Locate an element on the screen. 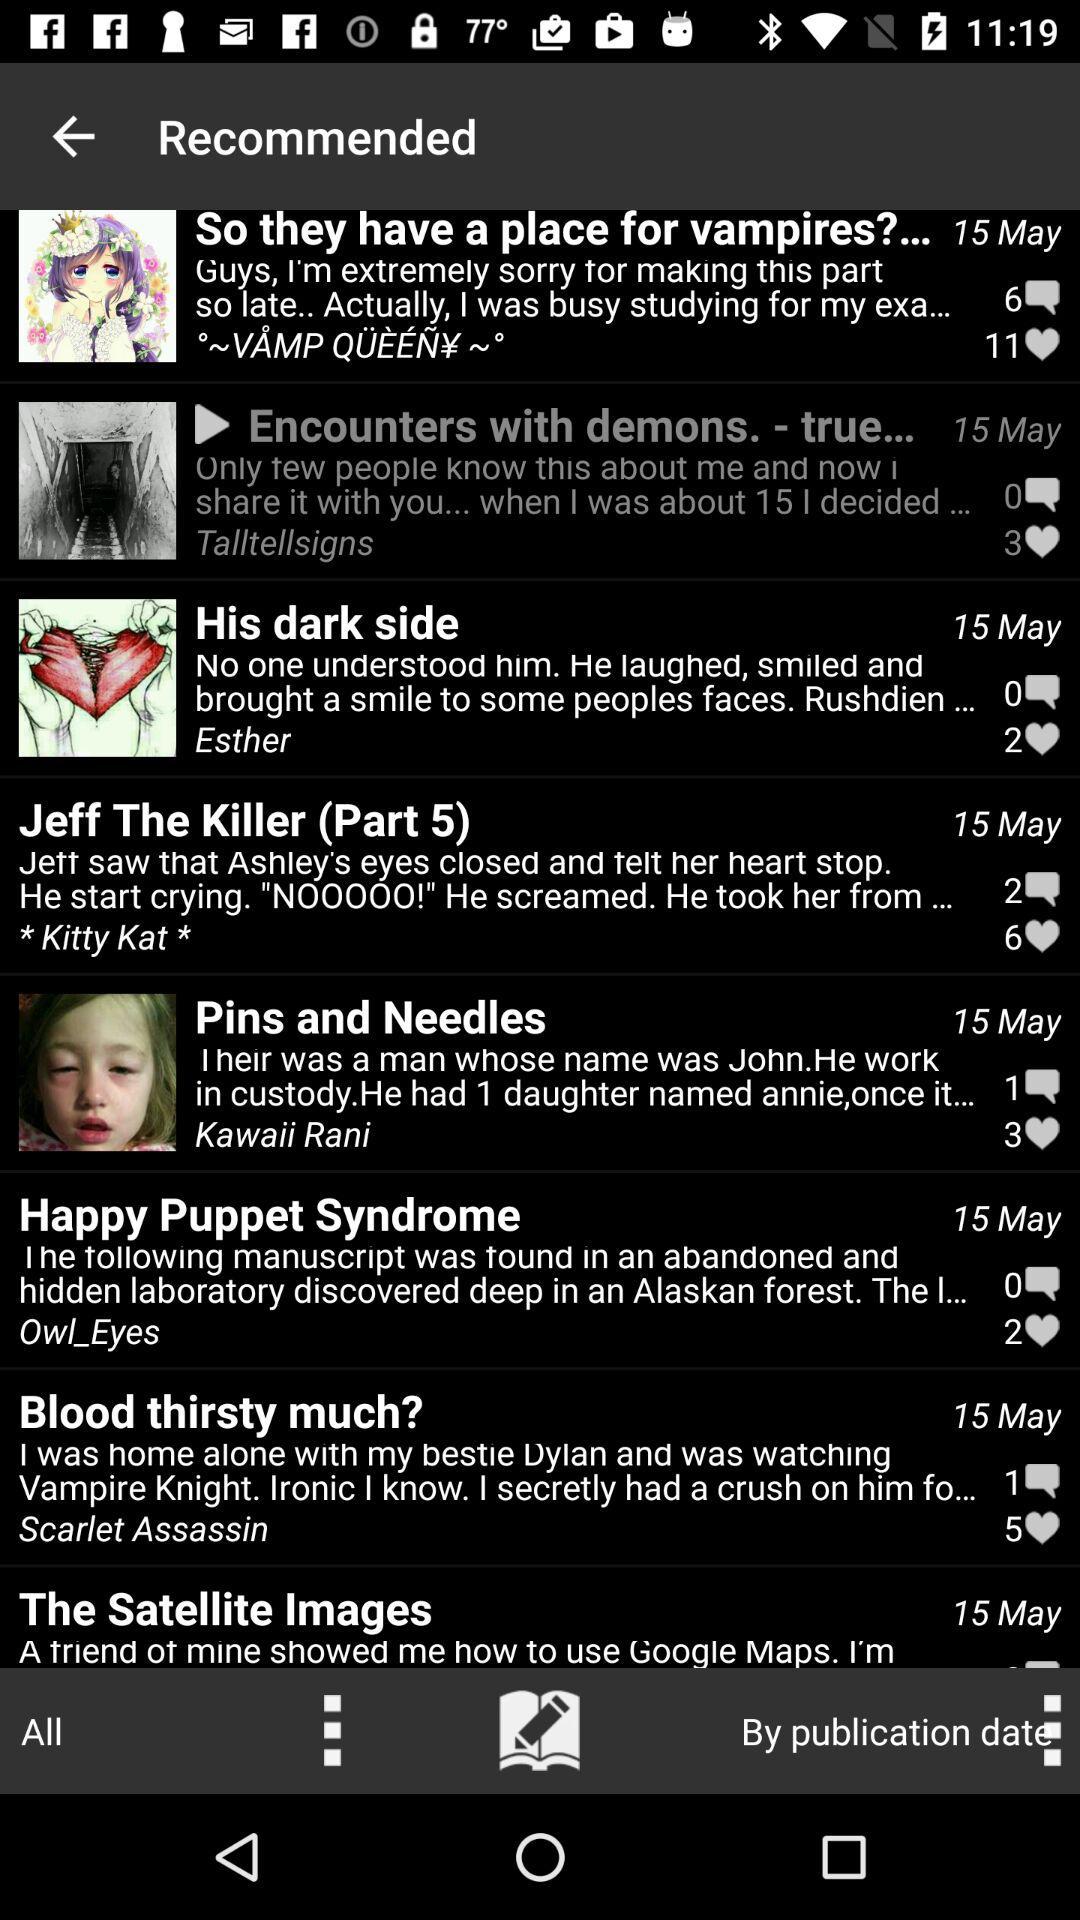 The width and height of the screenshot is (1080, 1920). bookmark is located at coordinates (540, 1730).